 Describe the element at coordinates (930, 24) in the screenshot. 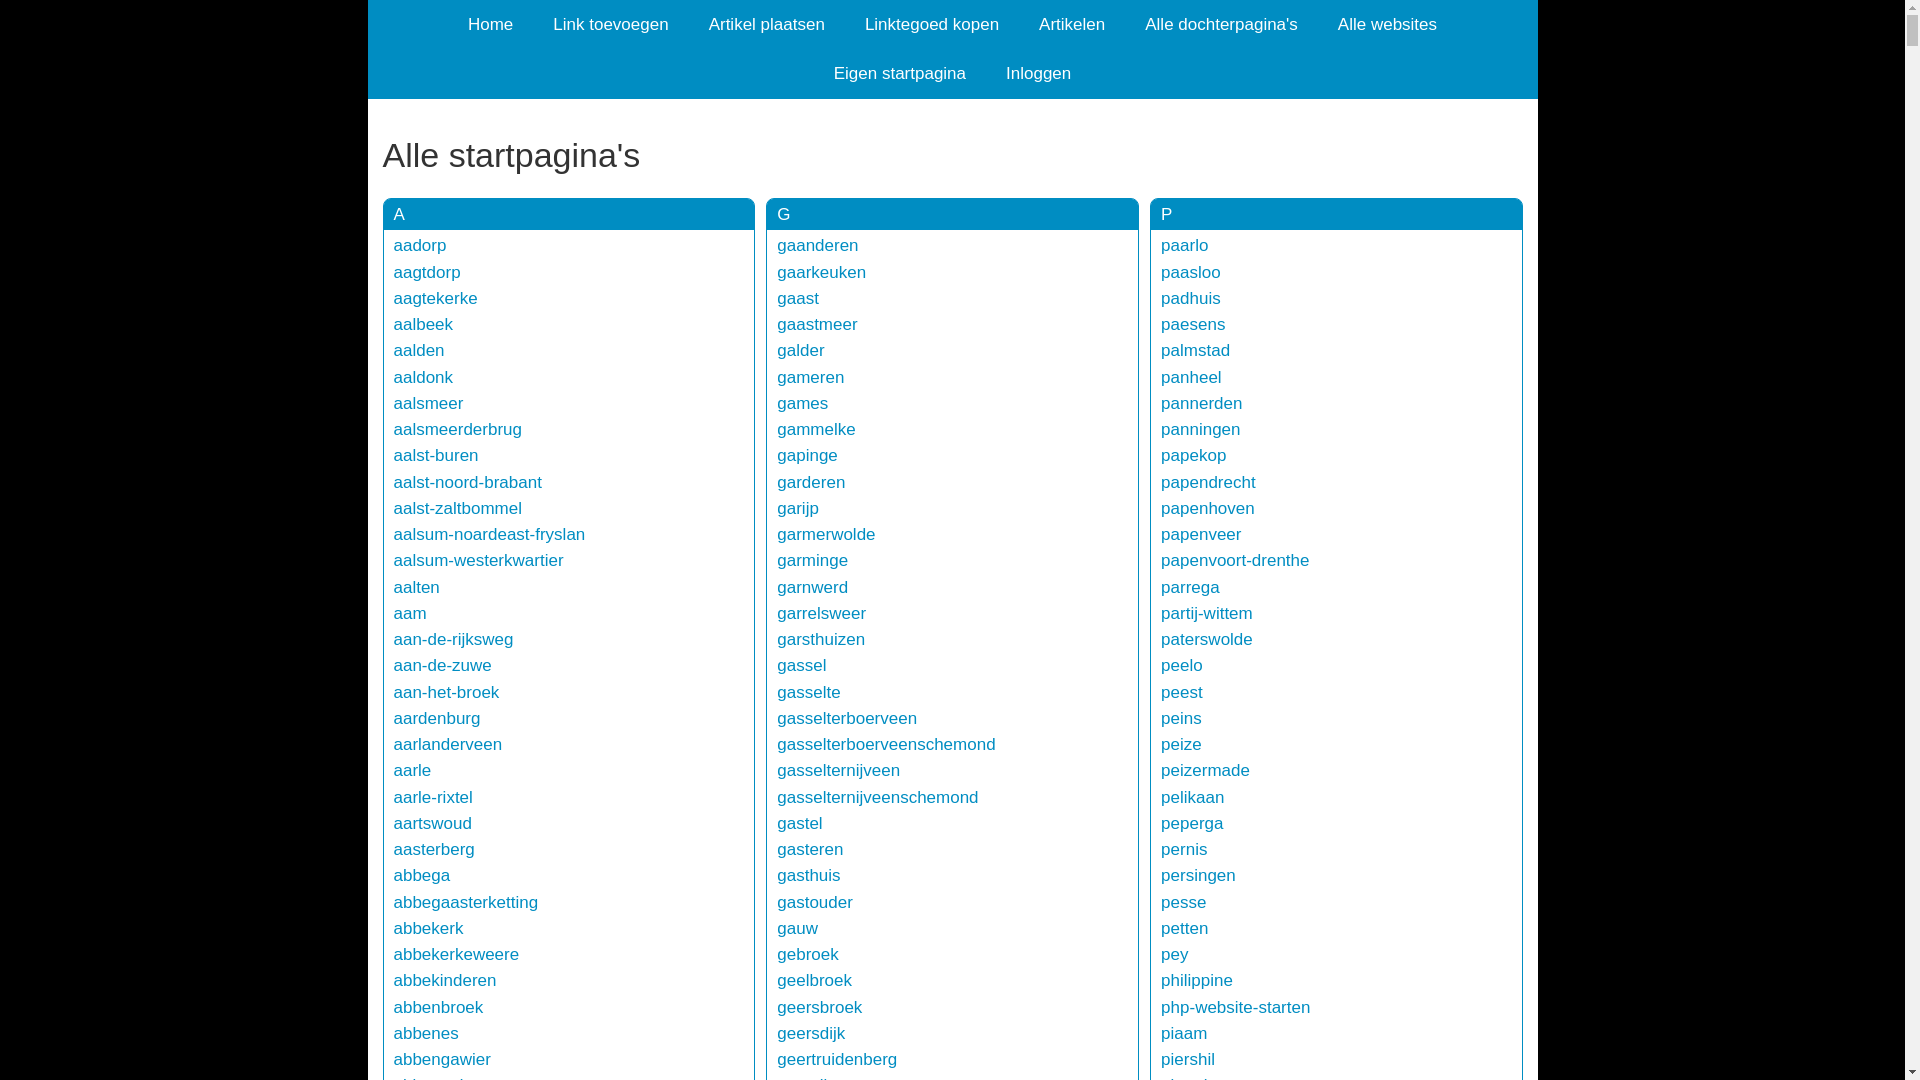

I see `'Linktegoed kopen'` at that location.